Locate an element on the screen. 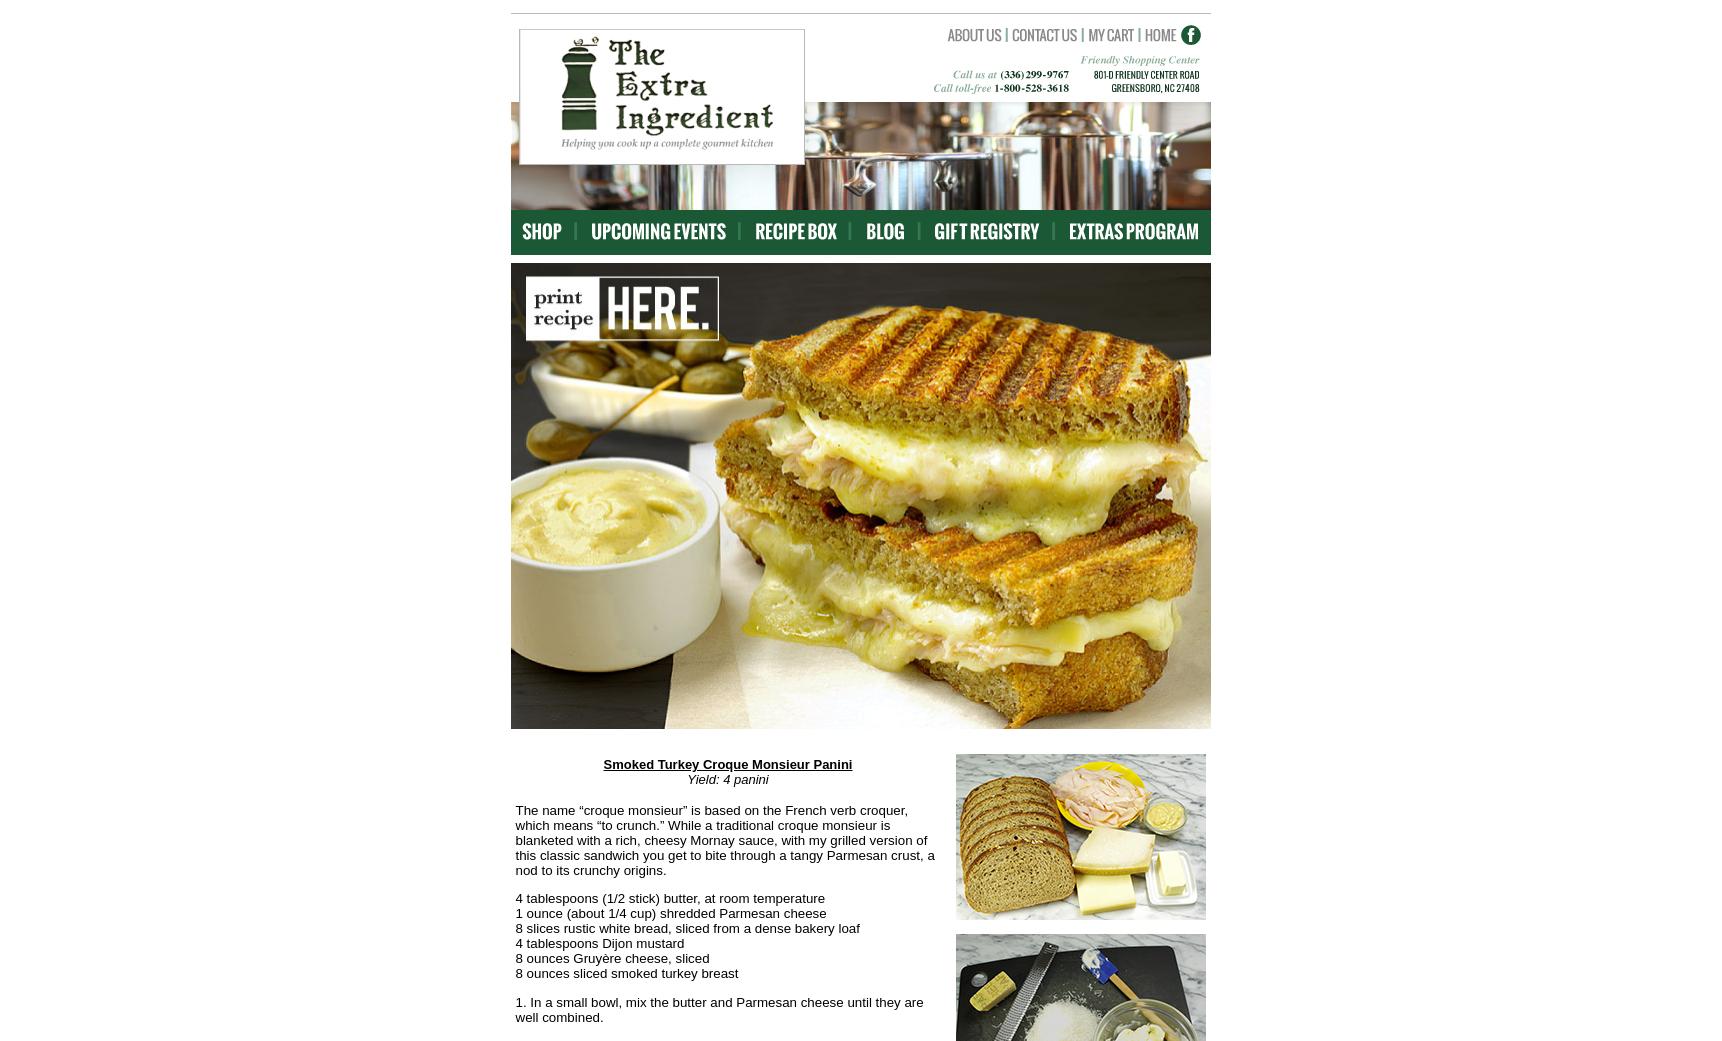 This screenshot has width=1722, height=1041. '1 ounce (about 1/4 cup) shredded Parmesan cheese' is located at coordinates (670, 912).